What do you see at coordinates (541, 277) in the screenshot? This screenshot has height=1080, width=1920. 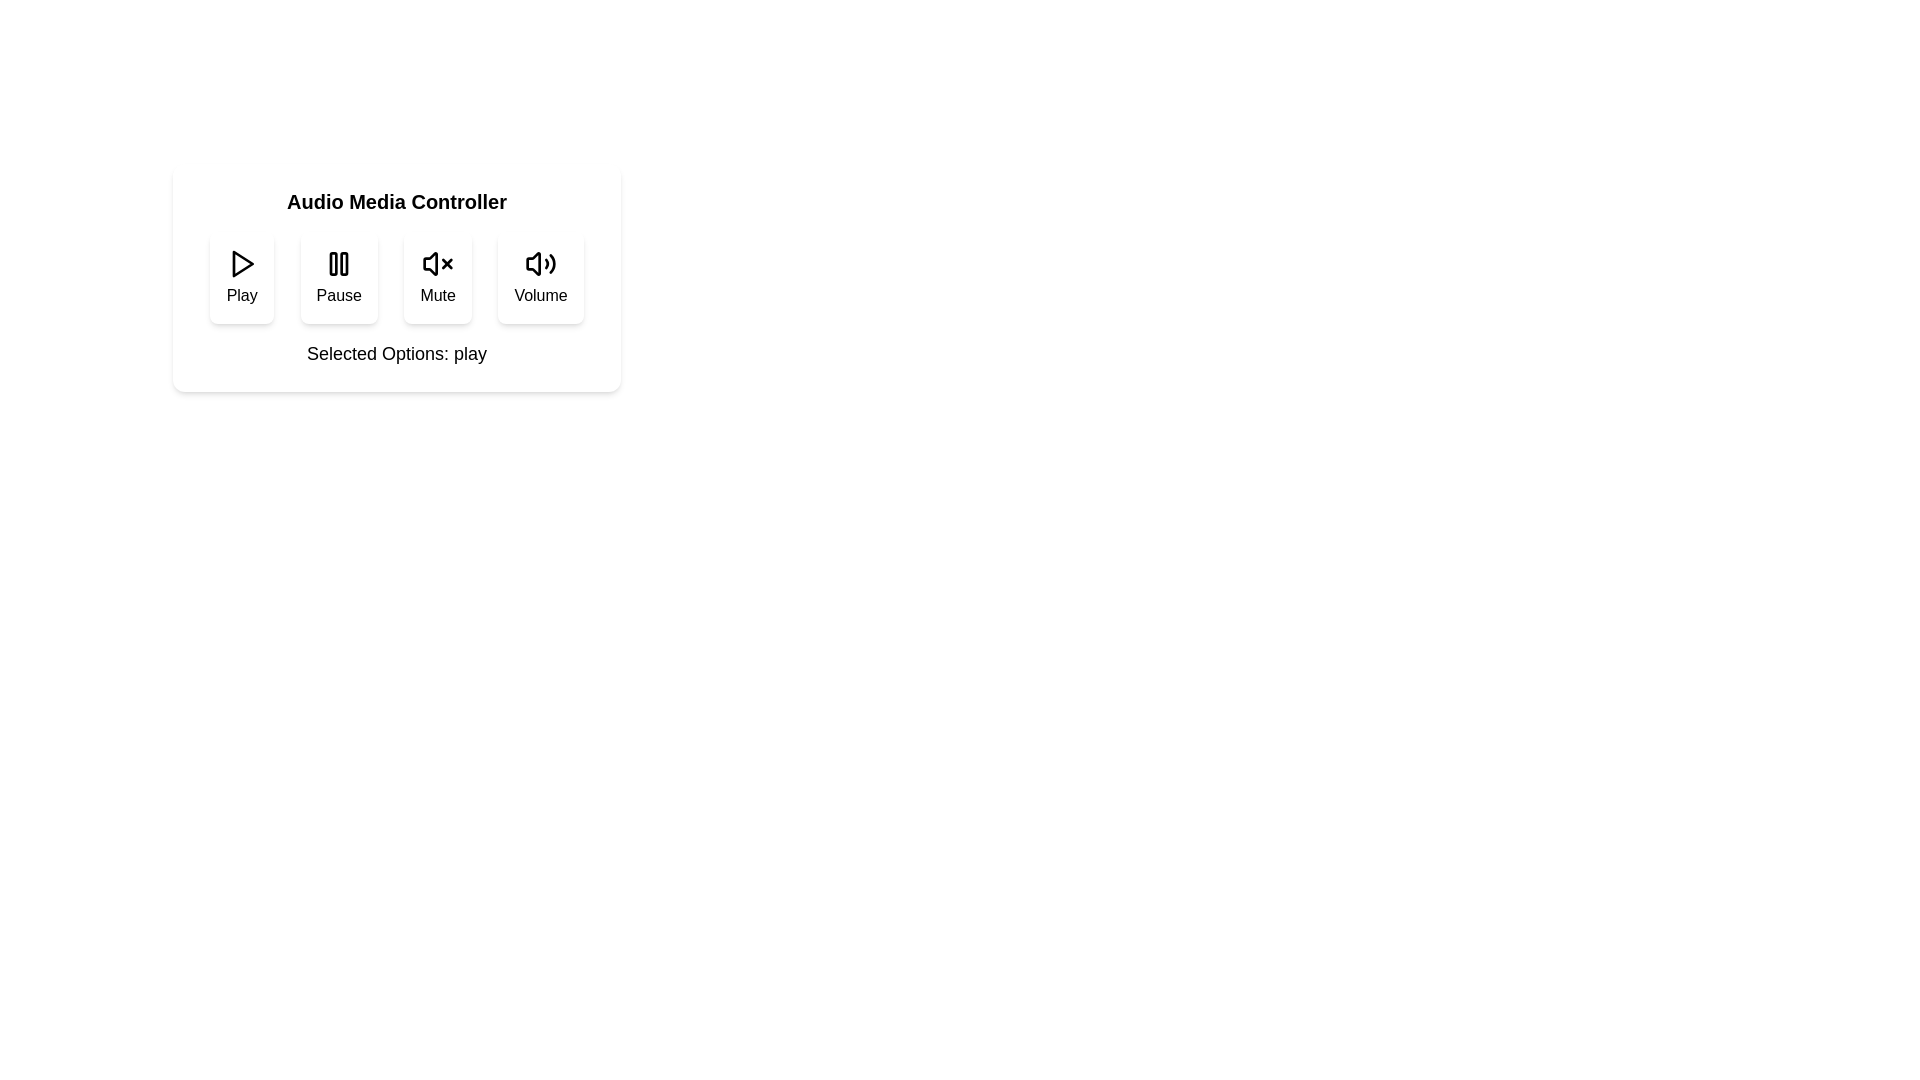 I see `the 'Volume' button to toggle its state` at bounding box center [541, 277].